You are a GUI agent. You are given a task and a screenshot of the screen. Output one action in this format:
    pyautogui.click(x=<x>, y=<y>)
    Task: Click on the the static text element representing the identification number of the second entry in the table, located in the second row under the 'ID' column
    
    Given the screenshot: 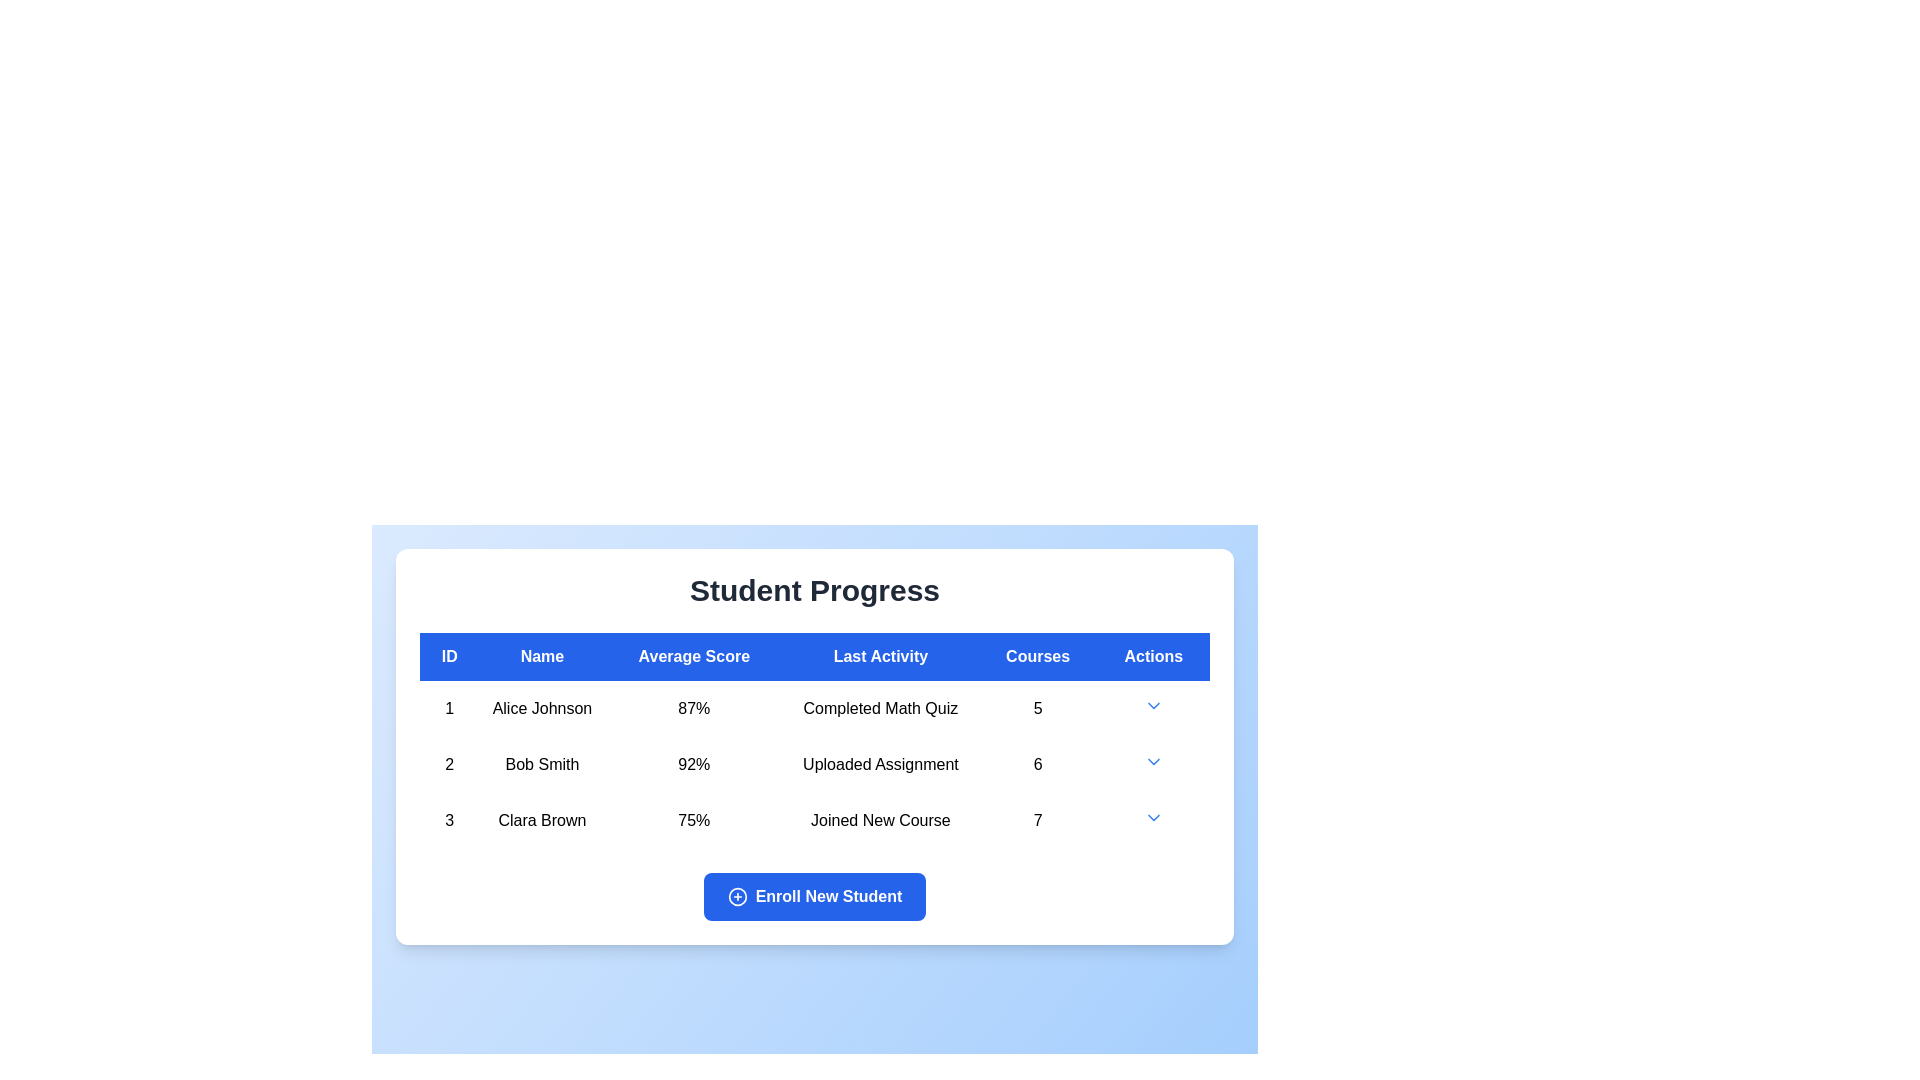 What is the action you would take?
    pyautogui.click(x=448, y=764)
    